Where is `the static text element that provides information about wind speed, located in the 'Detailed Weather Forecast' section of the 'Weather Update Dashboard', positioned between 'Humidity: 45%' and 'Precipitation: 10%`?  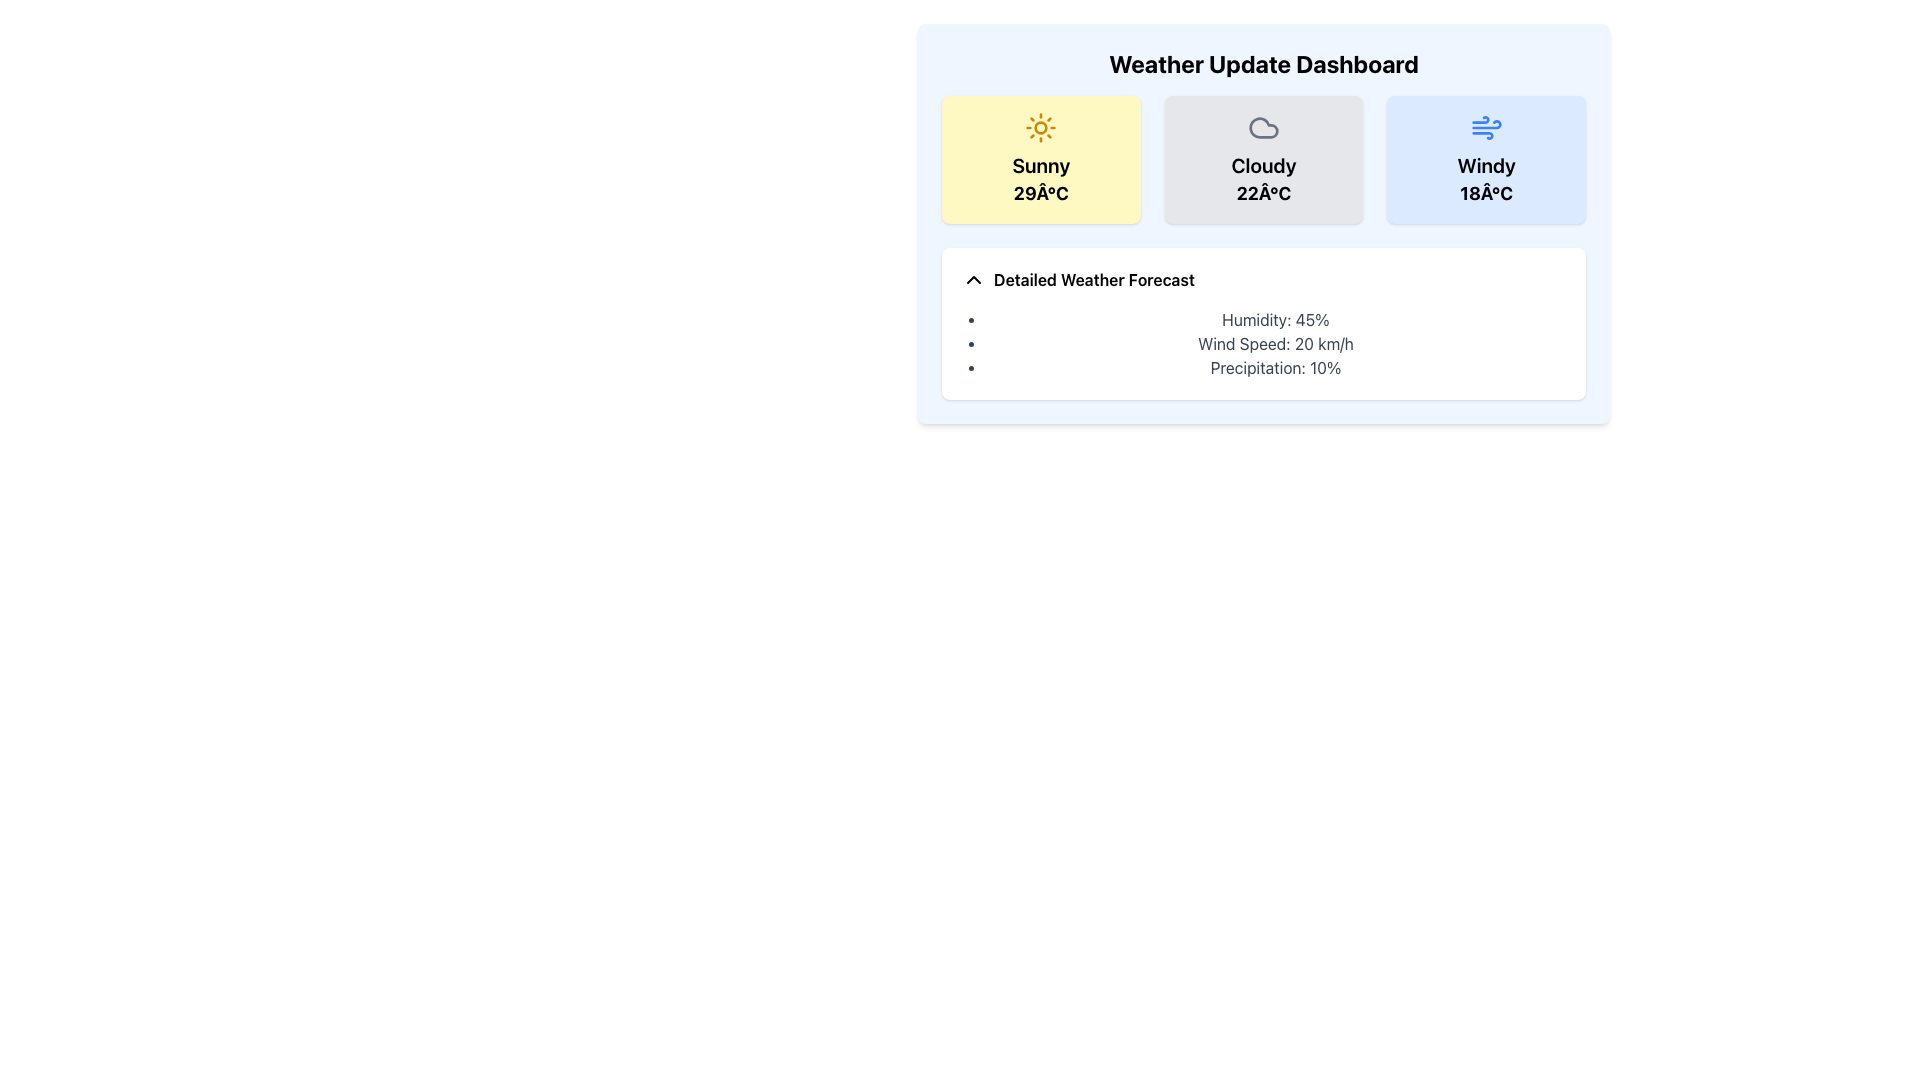
the static text element that provides information about wind speed, located in the 'Detailed Weather Forecast' section of the 'Weather Update Dashboard', positioned between 'Humidity: 45%' and 'Precipitation: 10% is located at coordinates (1275, 342).